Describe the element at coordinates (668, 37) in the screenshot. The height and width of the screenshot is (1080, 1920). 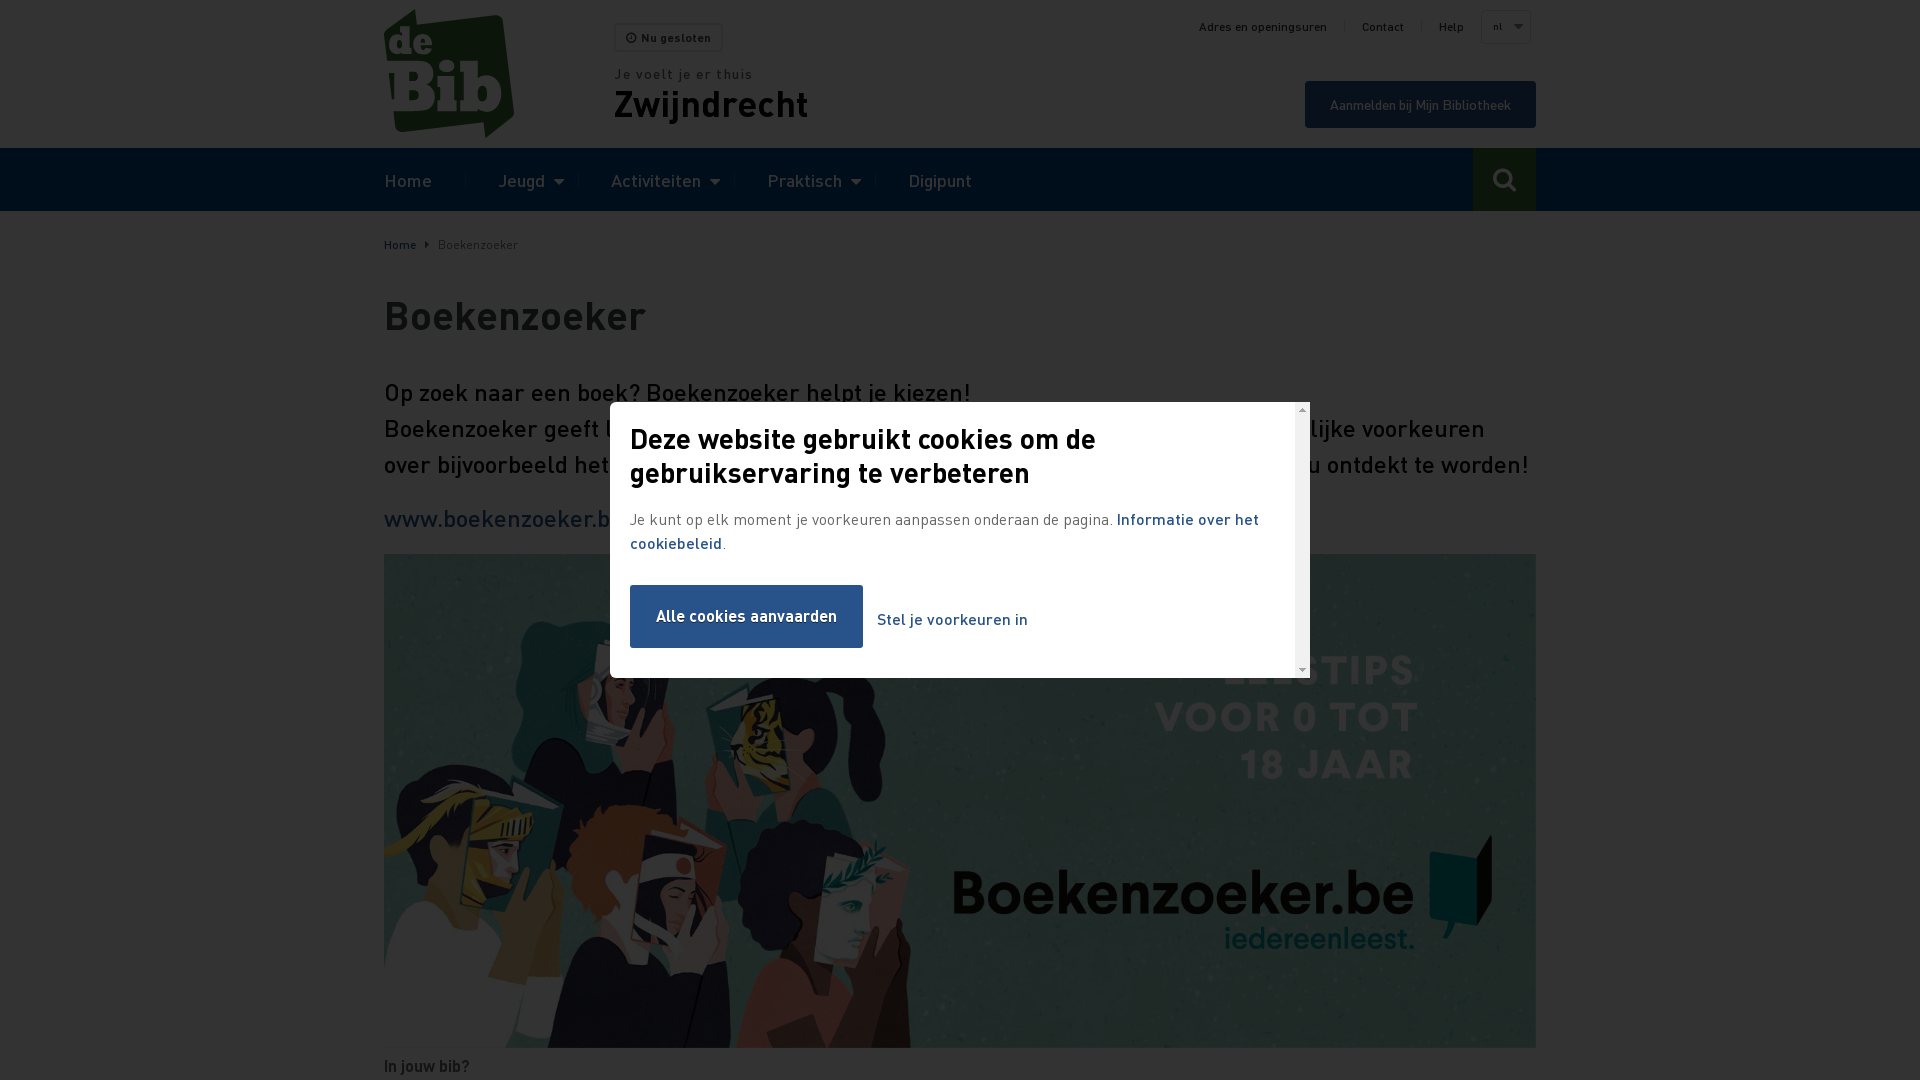
I see `'Nu gesloten'` at that location.